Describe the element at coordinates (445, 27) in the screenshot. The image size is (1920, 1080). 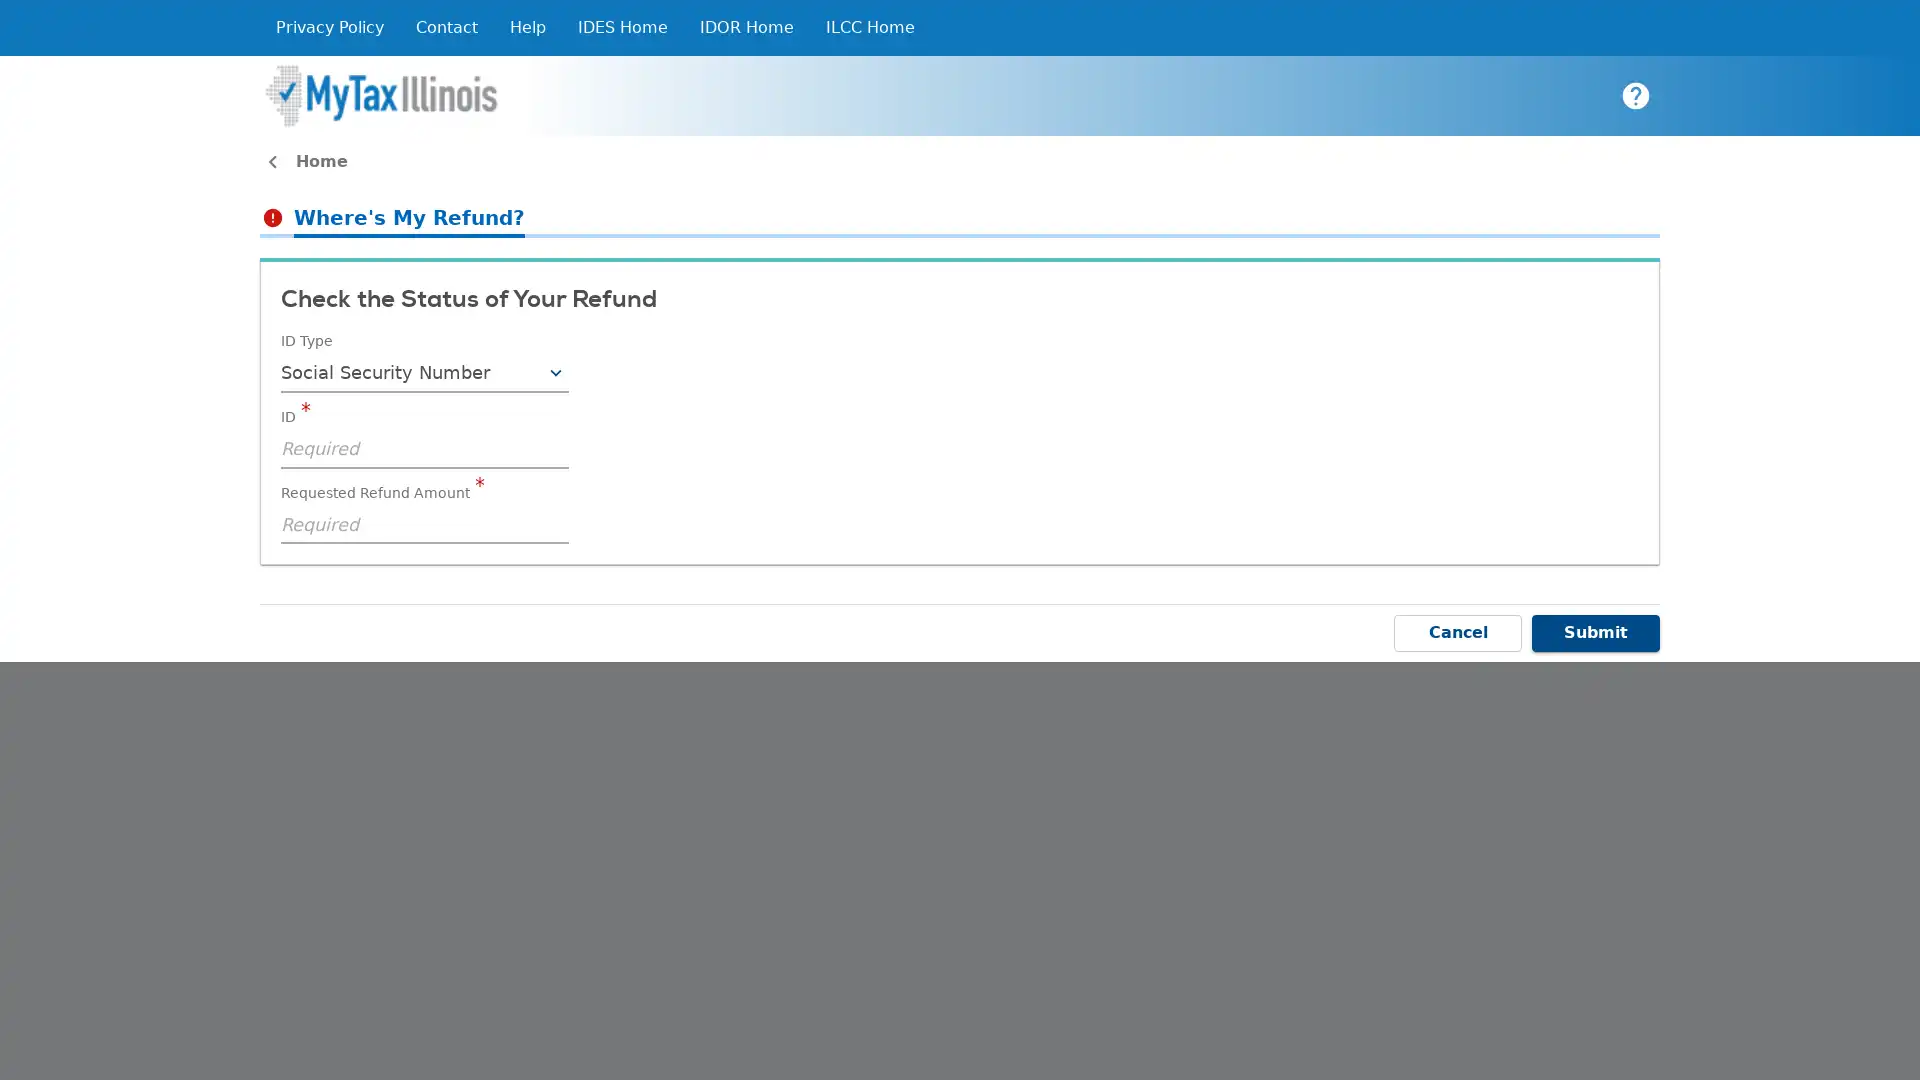
I see `Contact` at that location.